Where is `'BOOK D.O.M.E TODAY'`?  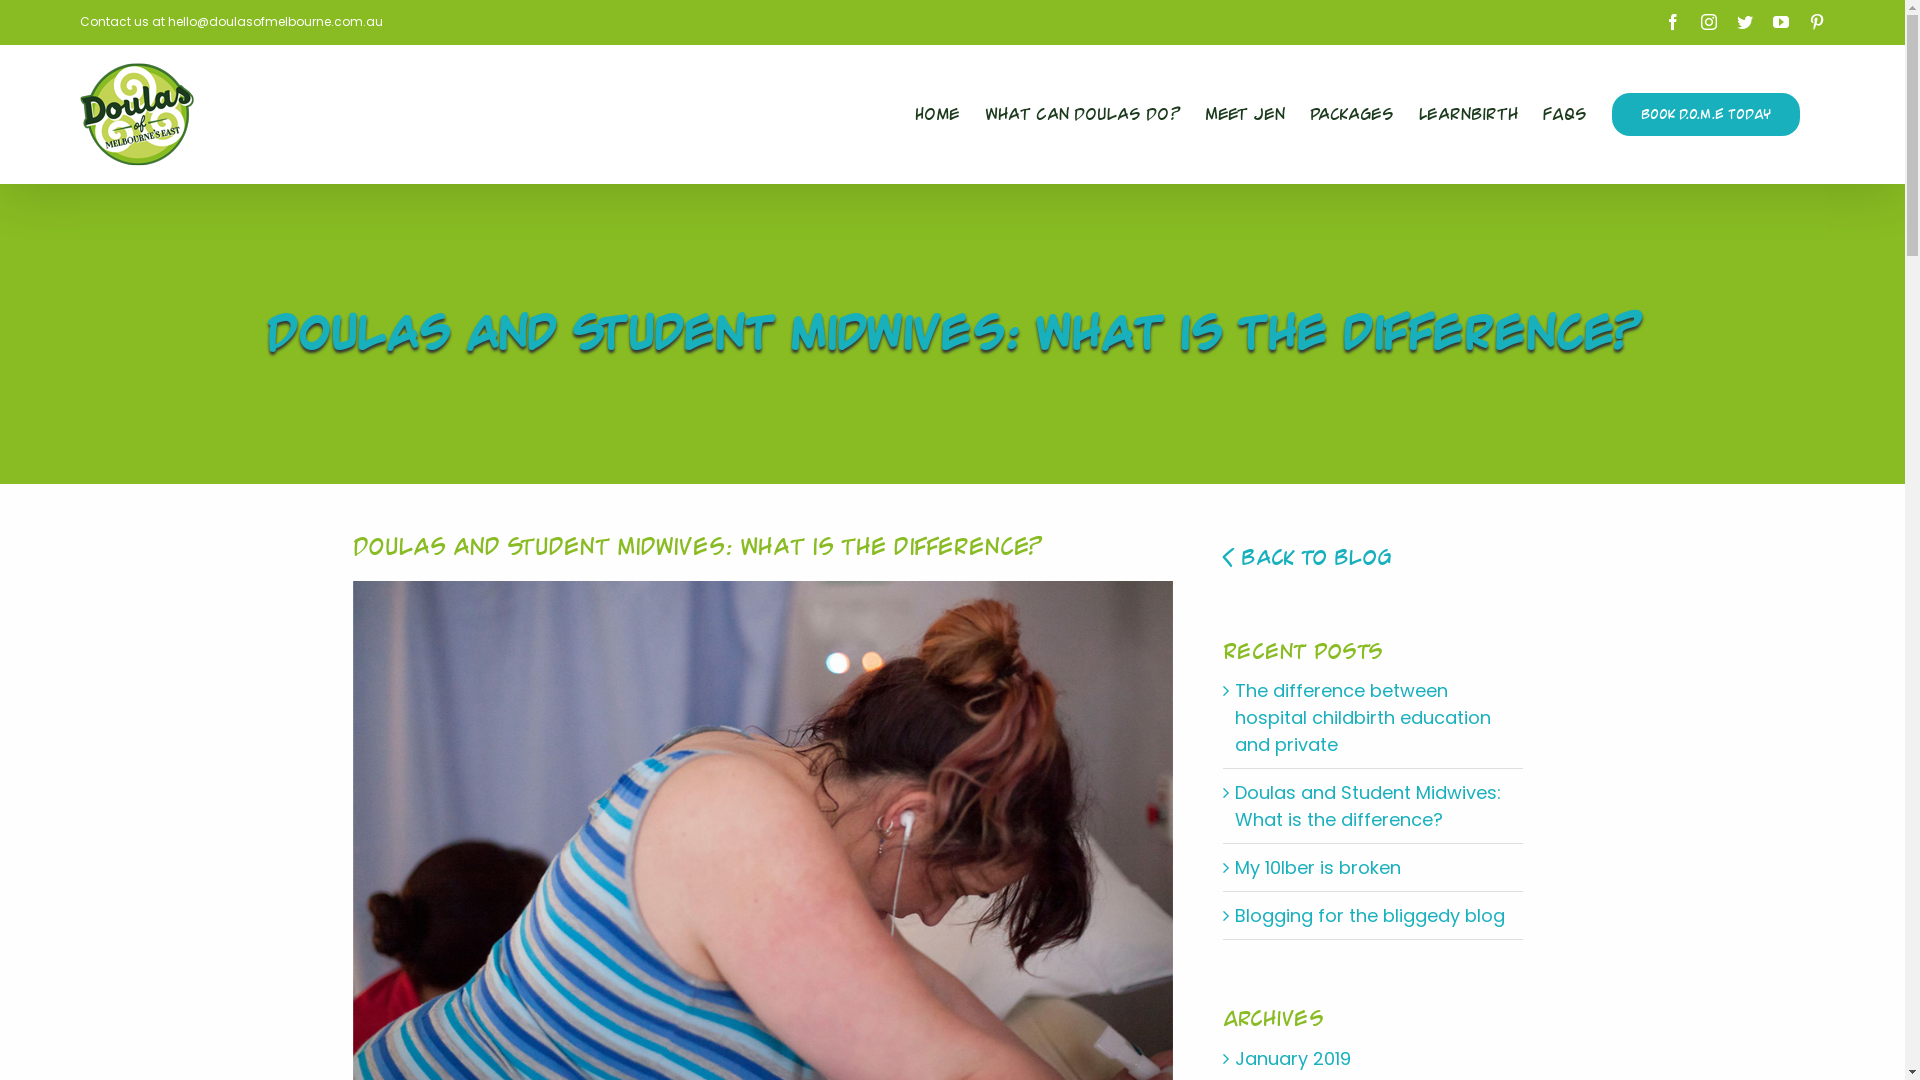
'BOOK D.O.M.E TODAY' is located at coordinates (1612, 114).